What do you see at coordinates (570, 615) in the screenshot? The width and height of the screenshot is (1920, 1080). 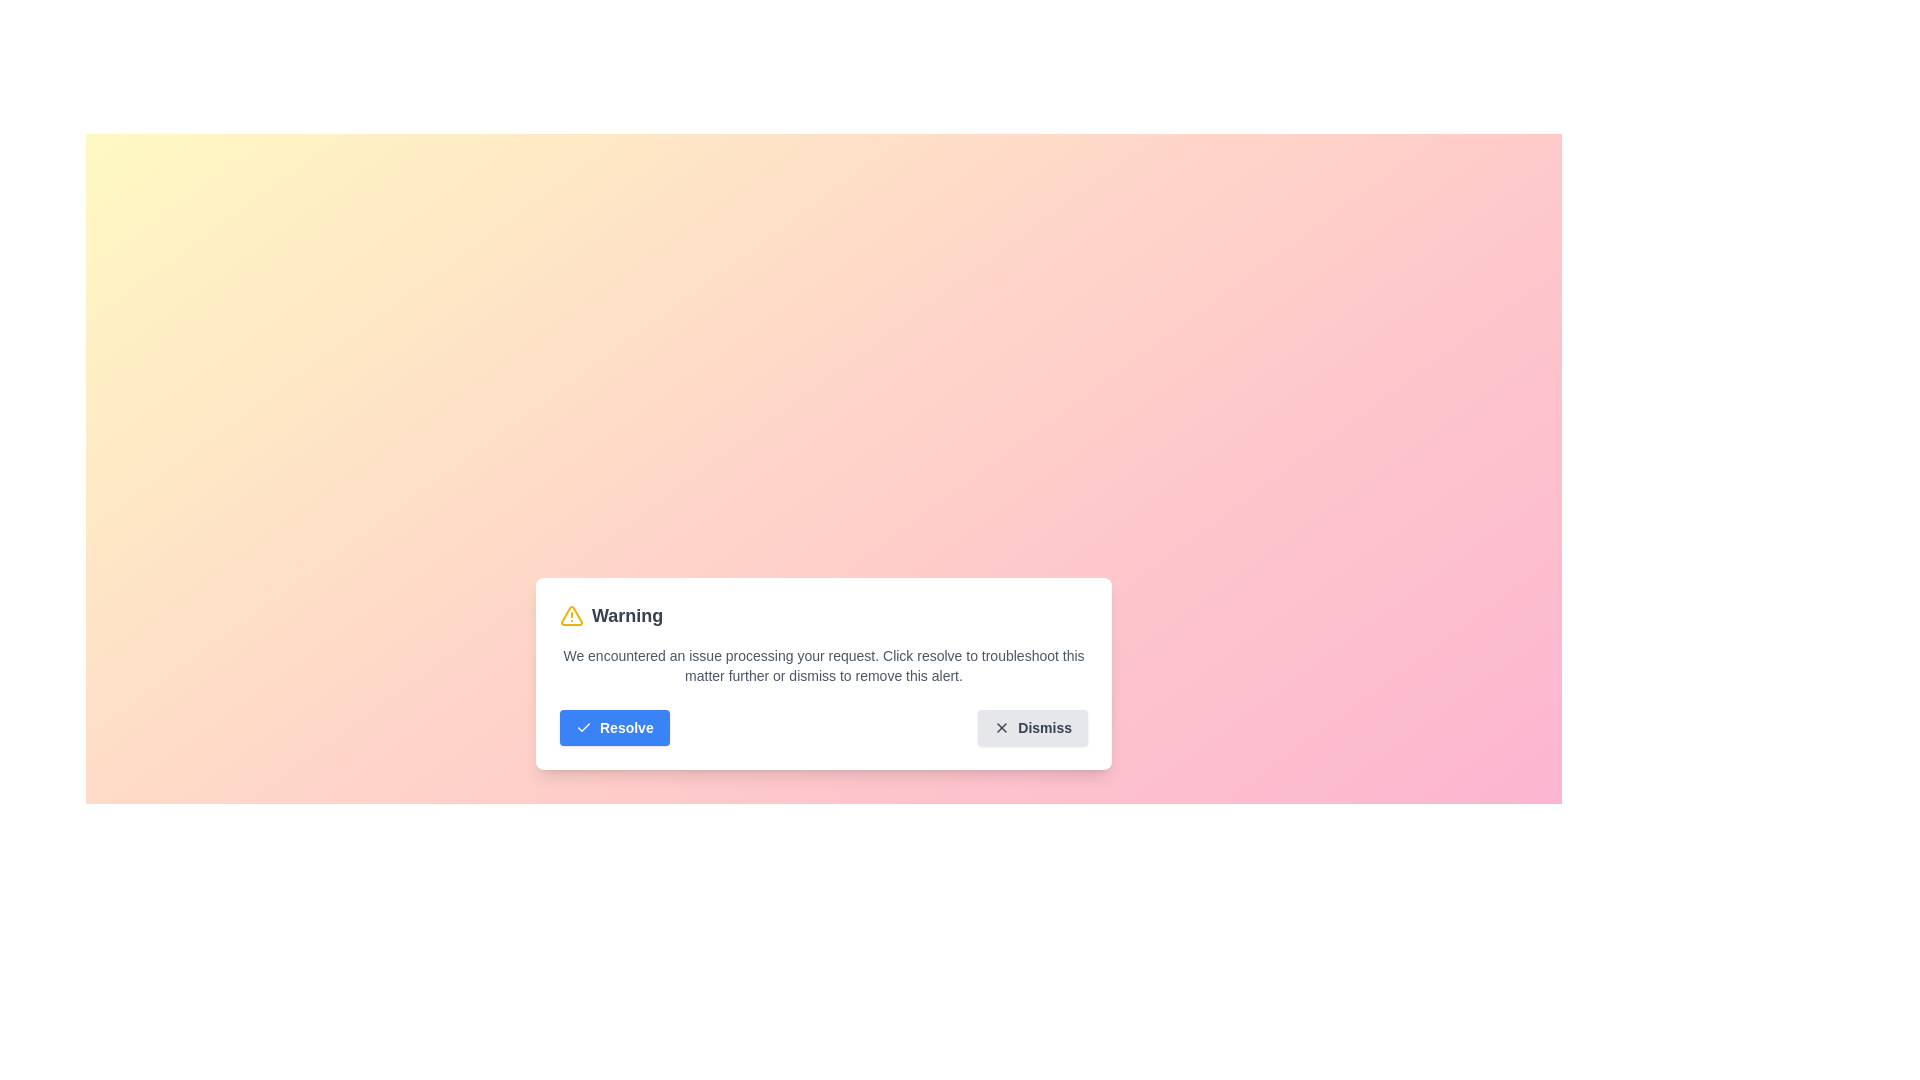 I see `the triangular alert icon, which is yellow with a black outline and has an exclamation mark, located to the left of the 'Warning' text in the dialog box` at bounding box center [570, 615].